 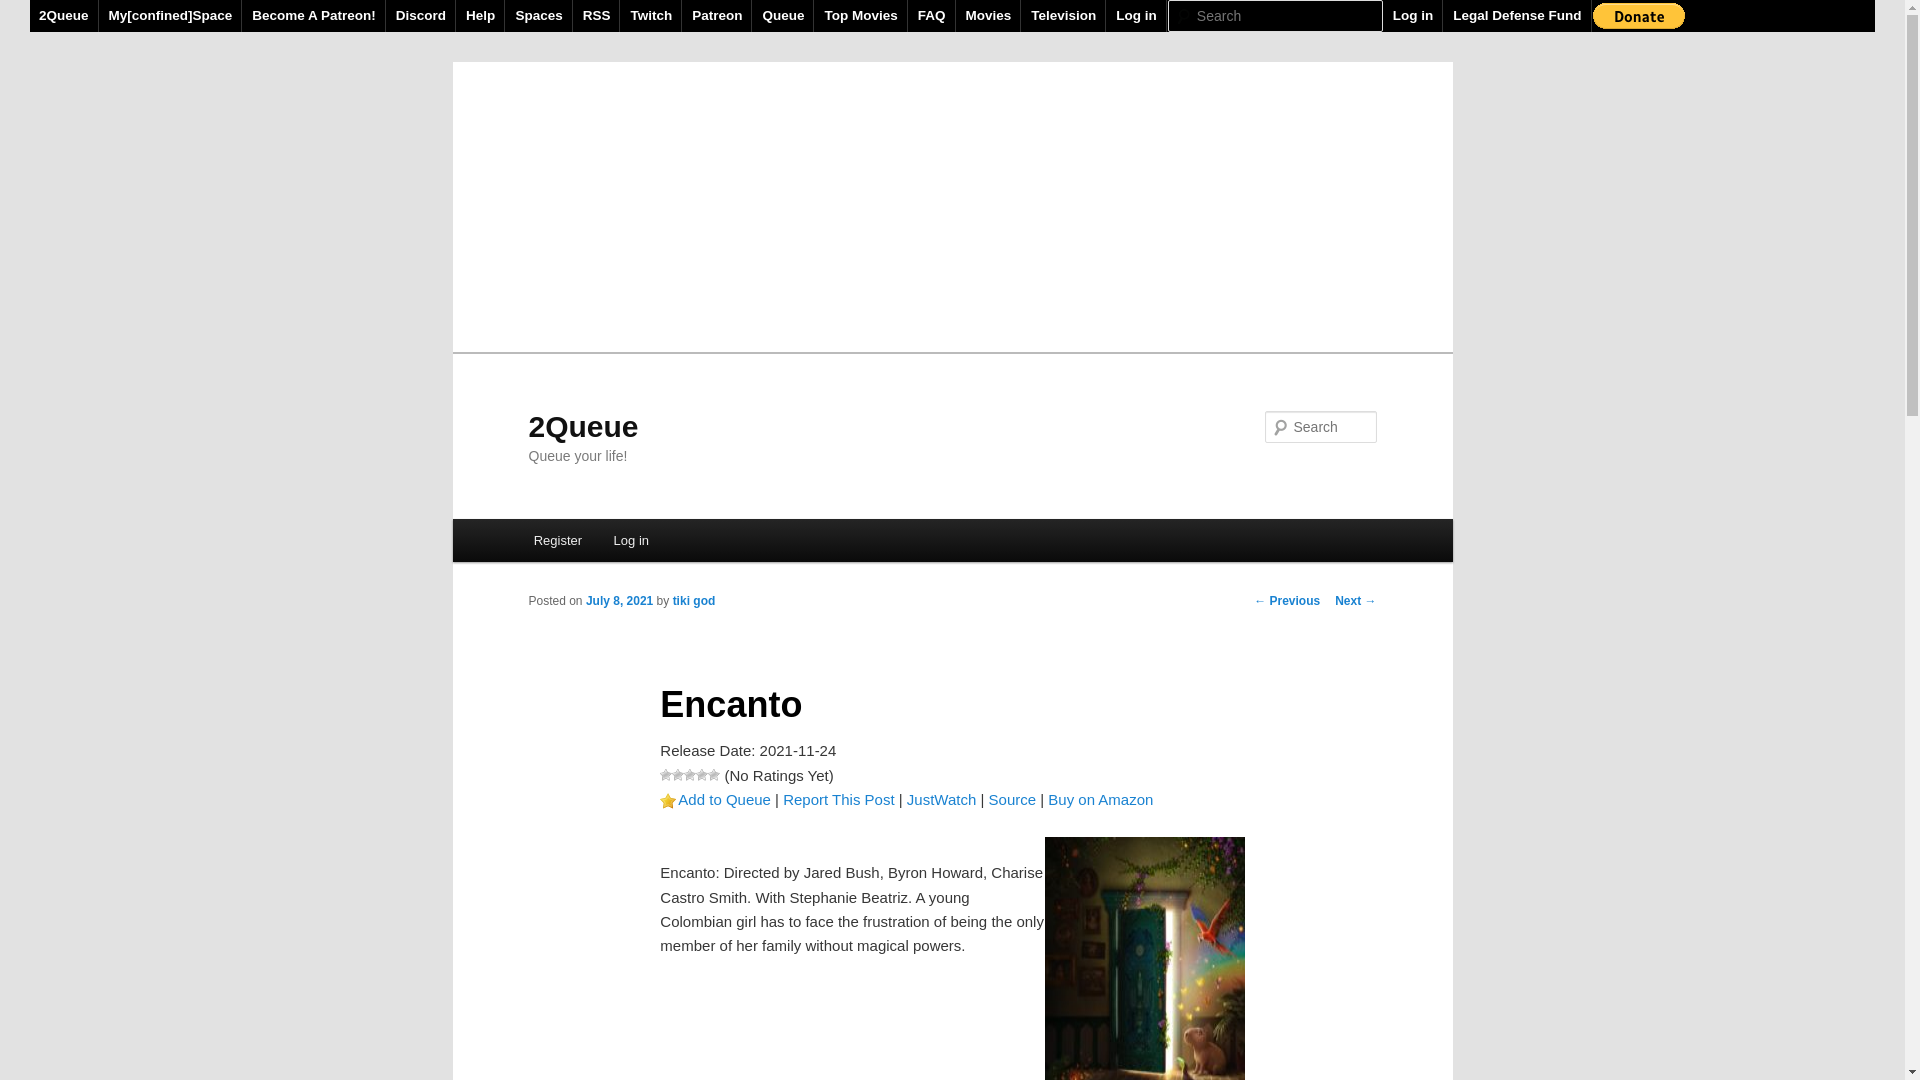 What do you see at coordinates (618, 600) in the screenshot?
I see `'July 8, 2021'` at bounding box center [618, 600].